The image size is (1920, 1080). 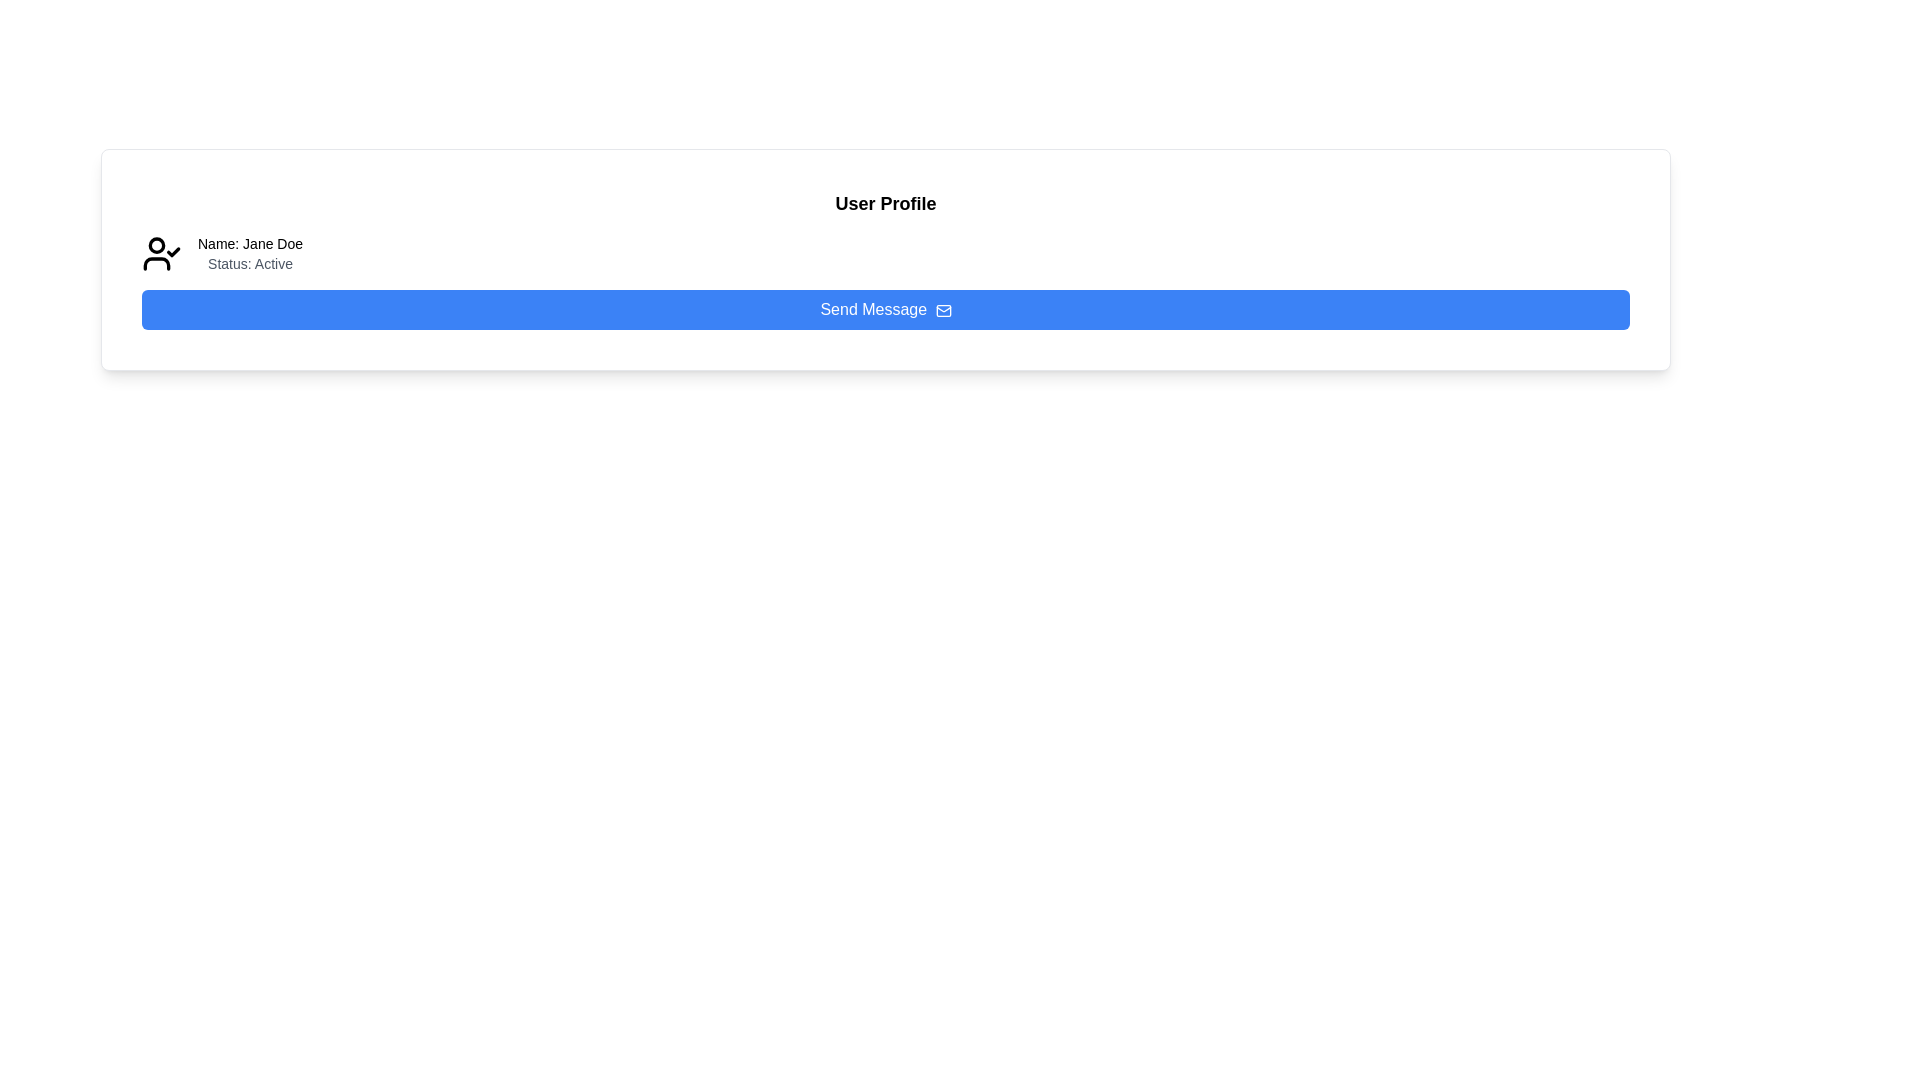 What do you see at coordinates (156, 262) in the screenshot?
I see `the semicircular shape at the bottom of the user profile icon, which represents the user's torso` at bounding box center [156, 262].